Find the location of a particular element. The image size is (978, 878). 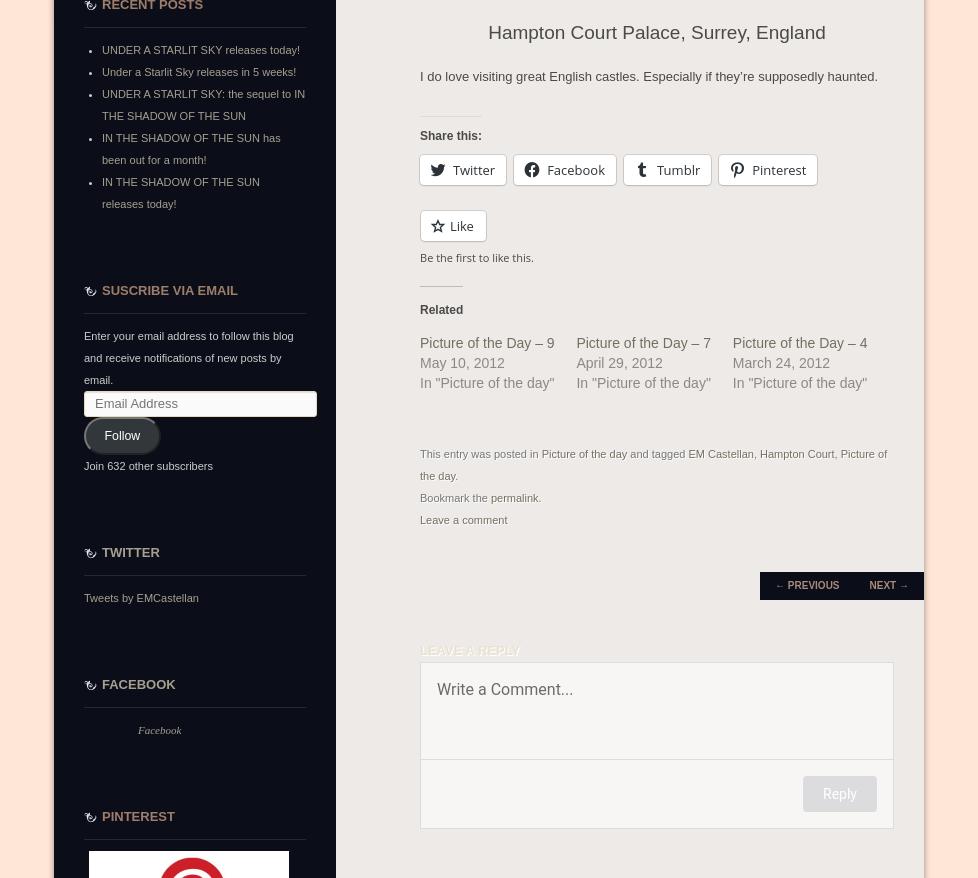

'EM Castellan' is located at coordinates (688, 453).